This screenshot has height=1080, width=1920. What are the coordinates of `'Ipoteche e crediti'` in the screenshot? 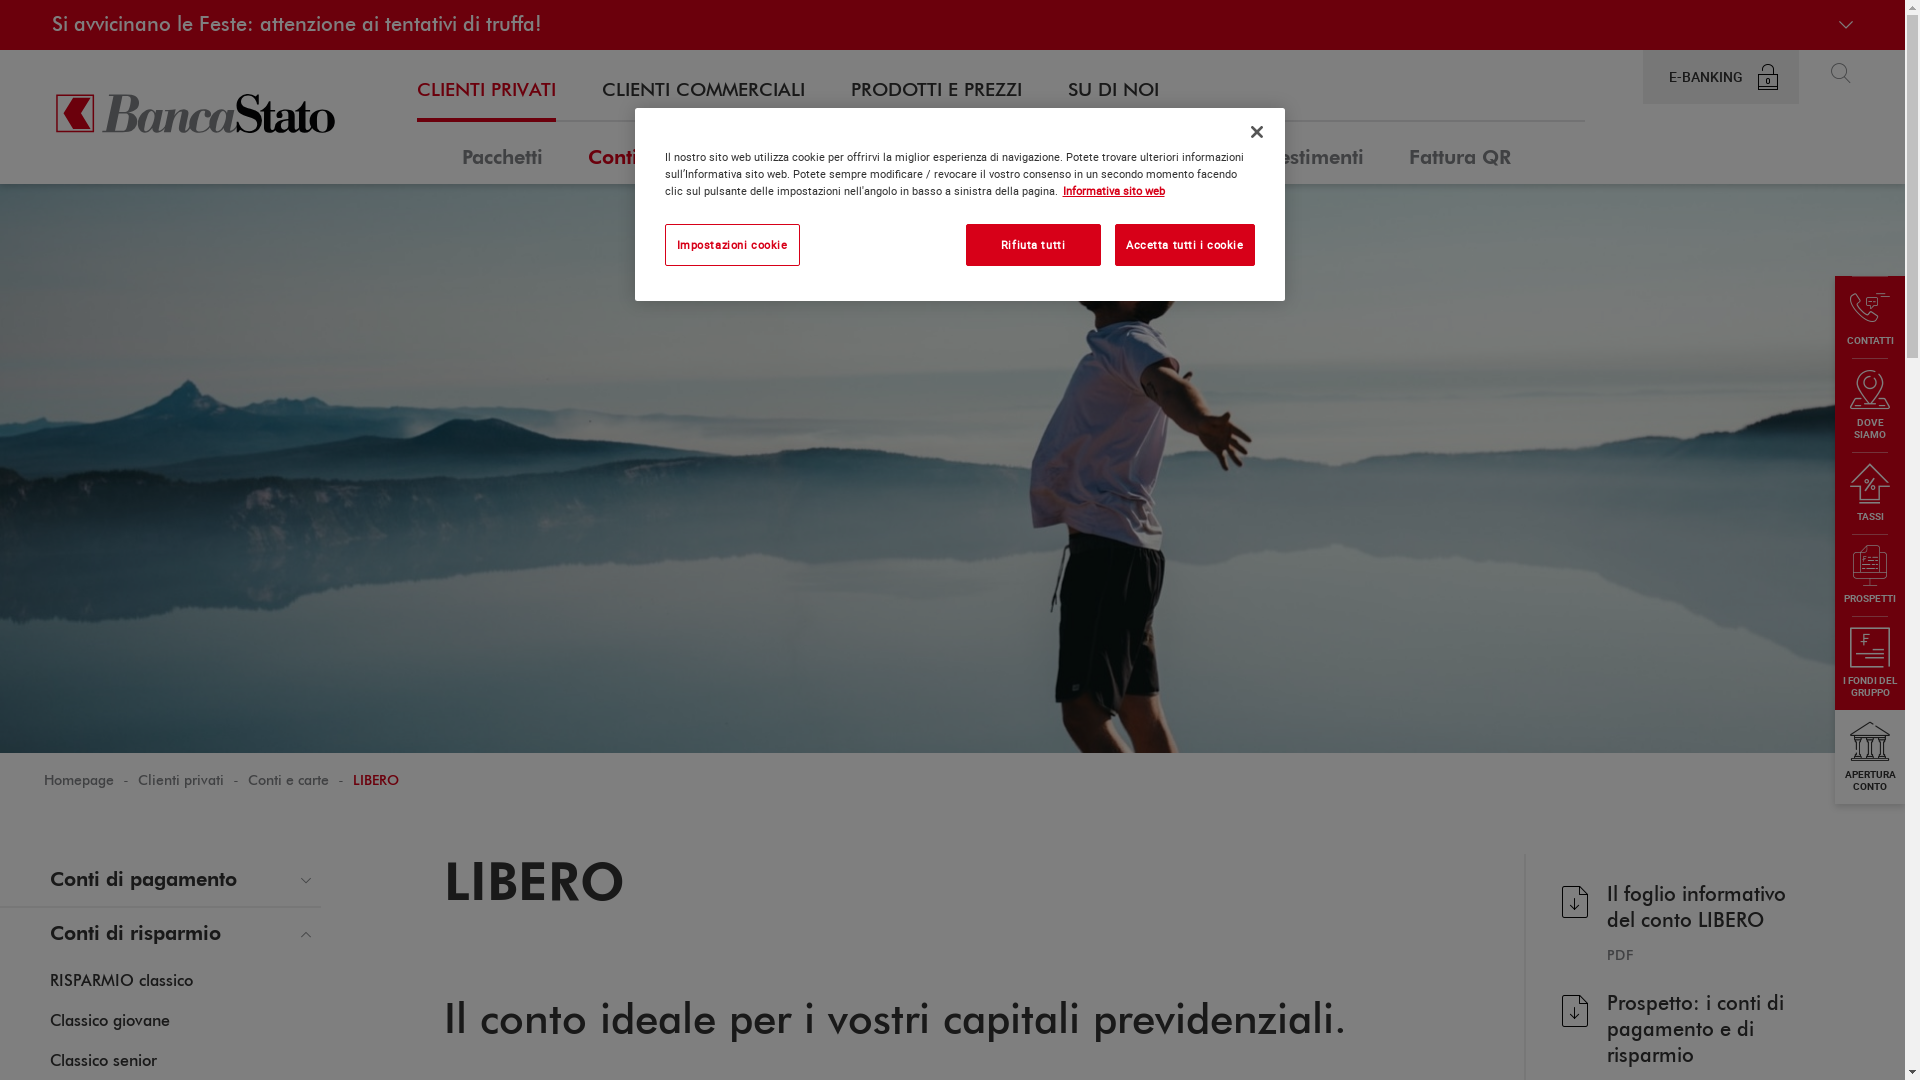 It's located at (831, 152).